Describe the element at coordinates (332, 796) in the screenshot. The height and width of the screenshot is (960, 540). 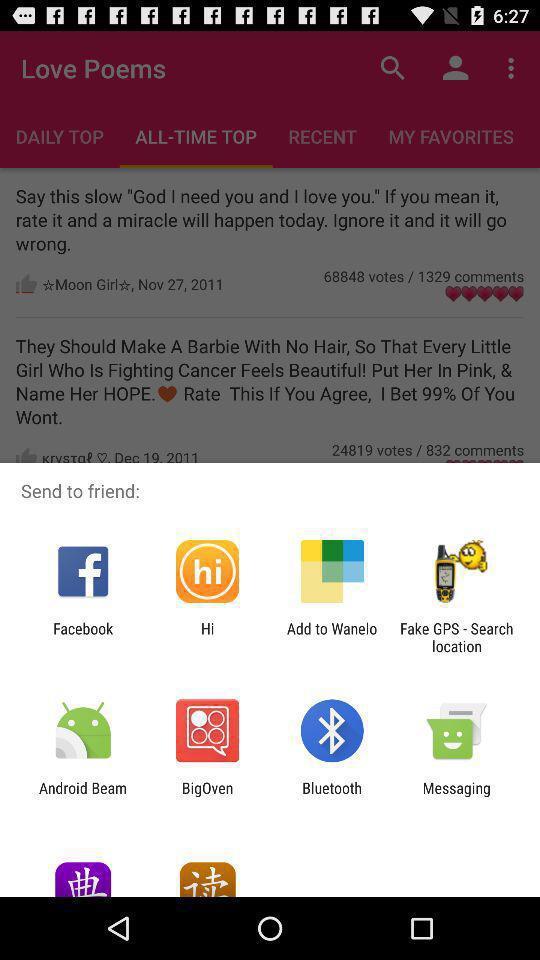
I see `app to the left of the messaging icon` at that location.